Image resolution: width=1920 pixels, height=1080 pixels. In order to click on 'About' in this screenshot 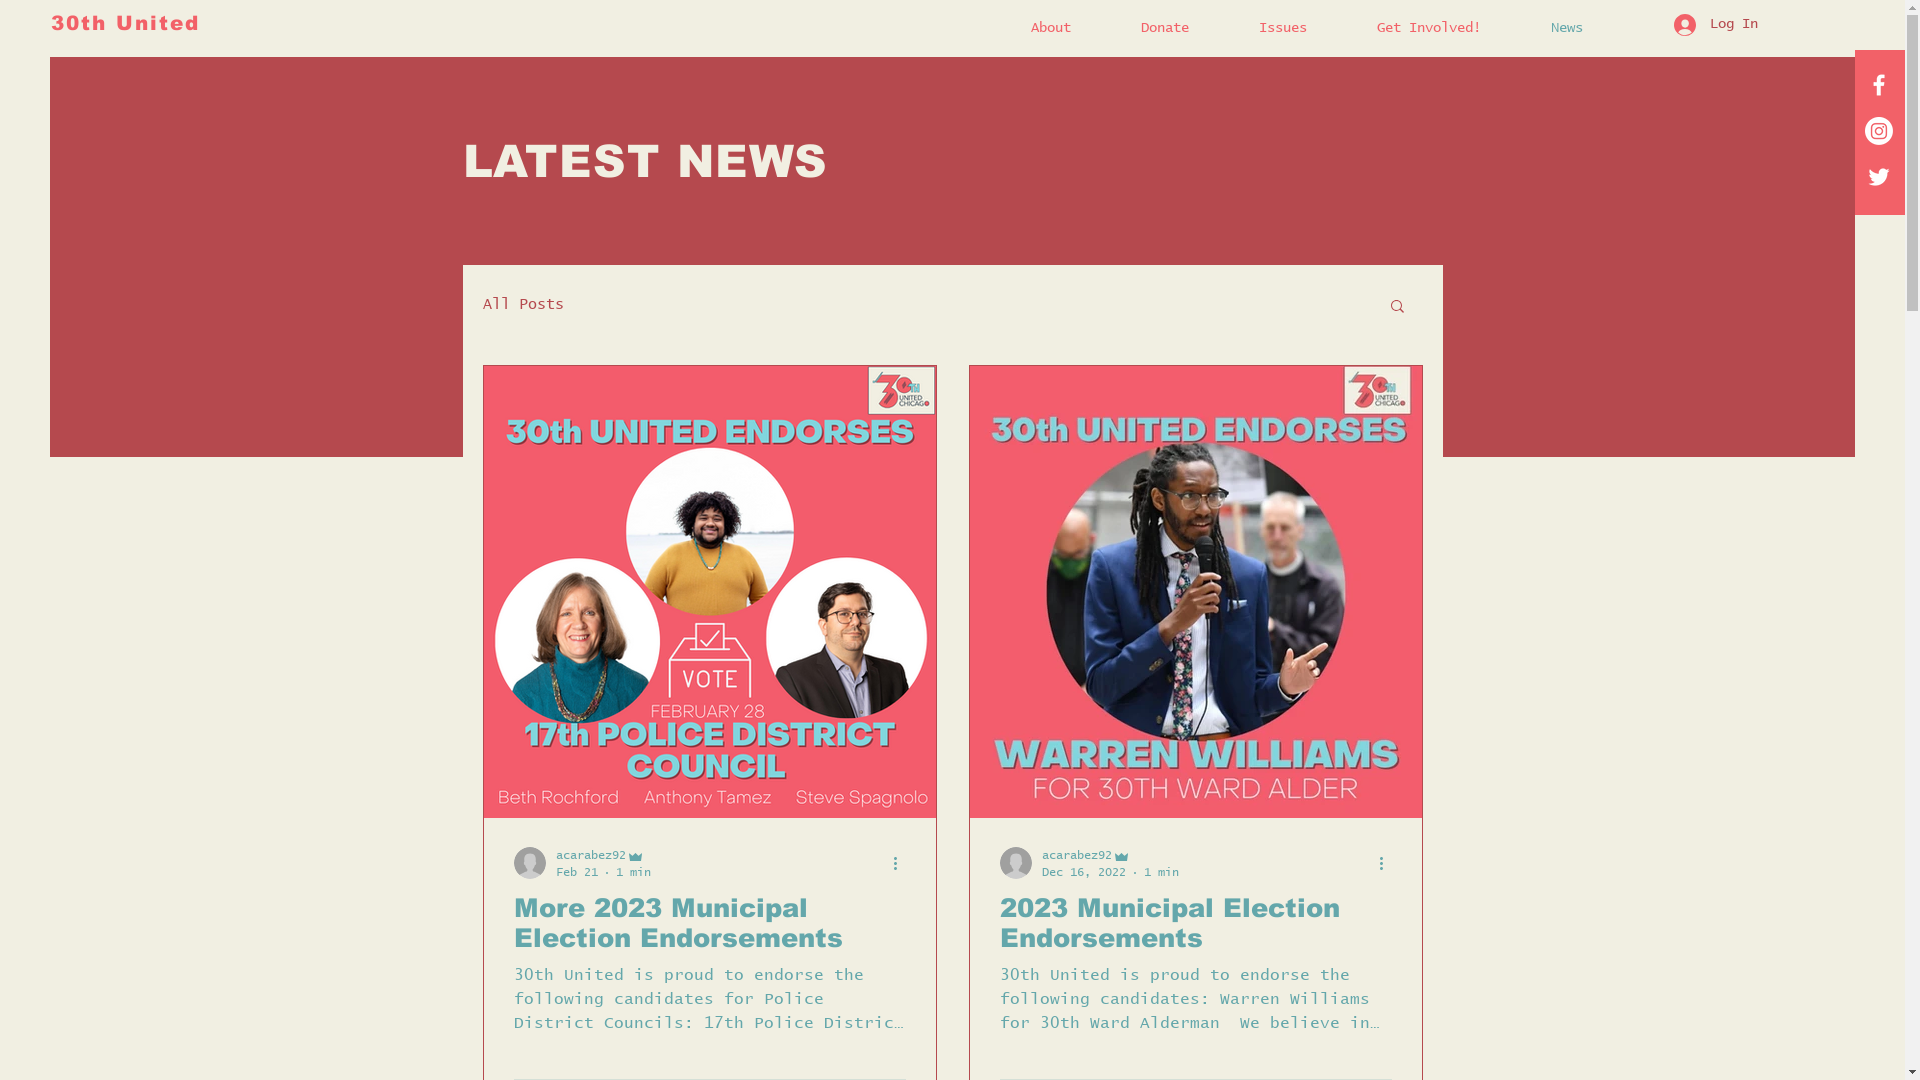, I will do `click(1069, 27)`.